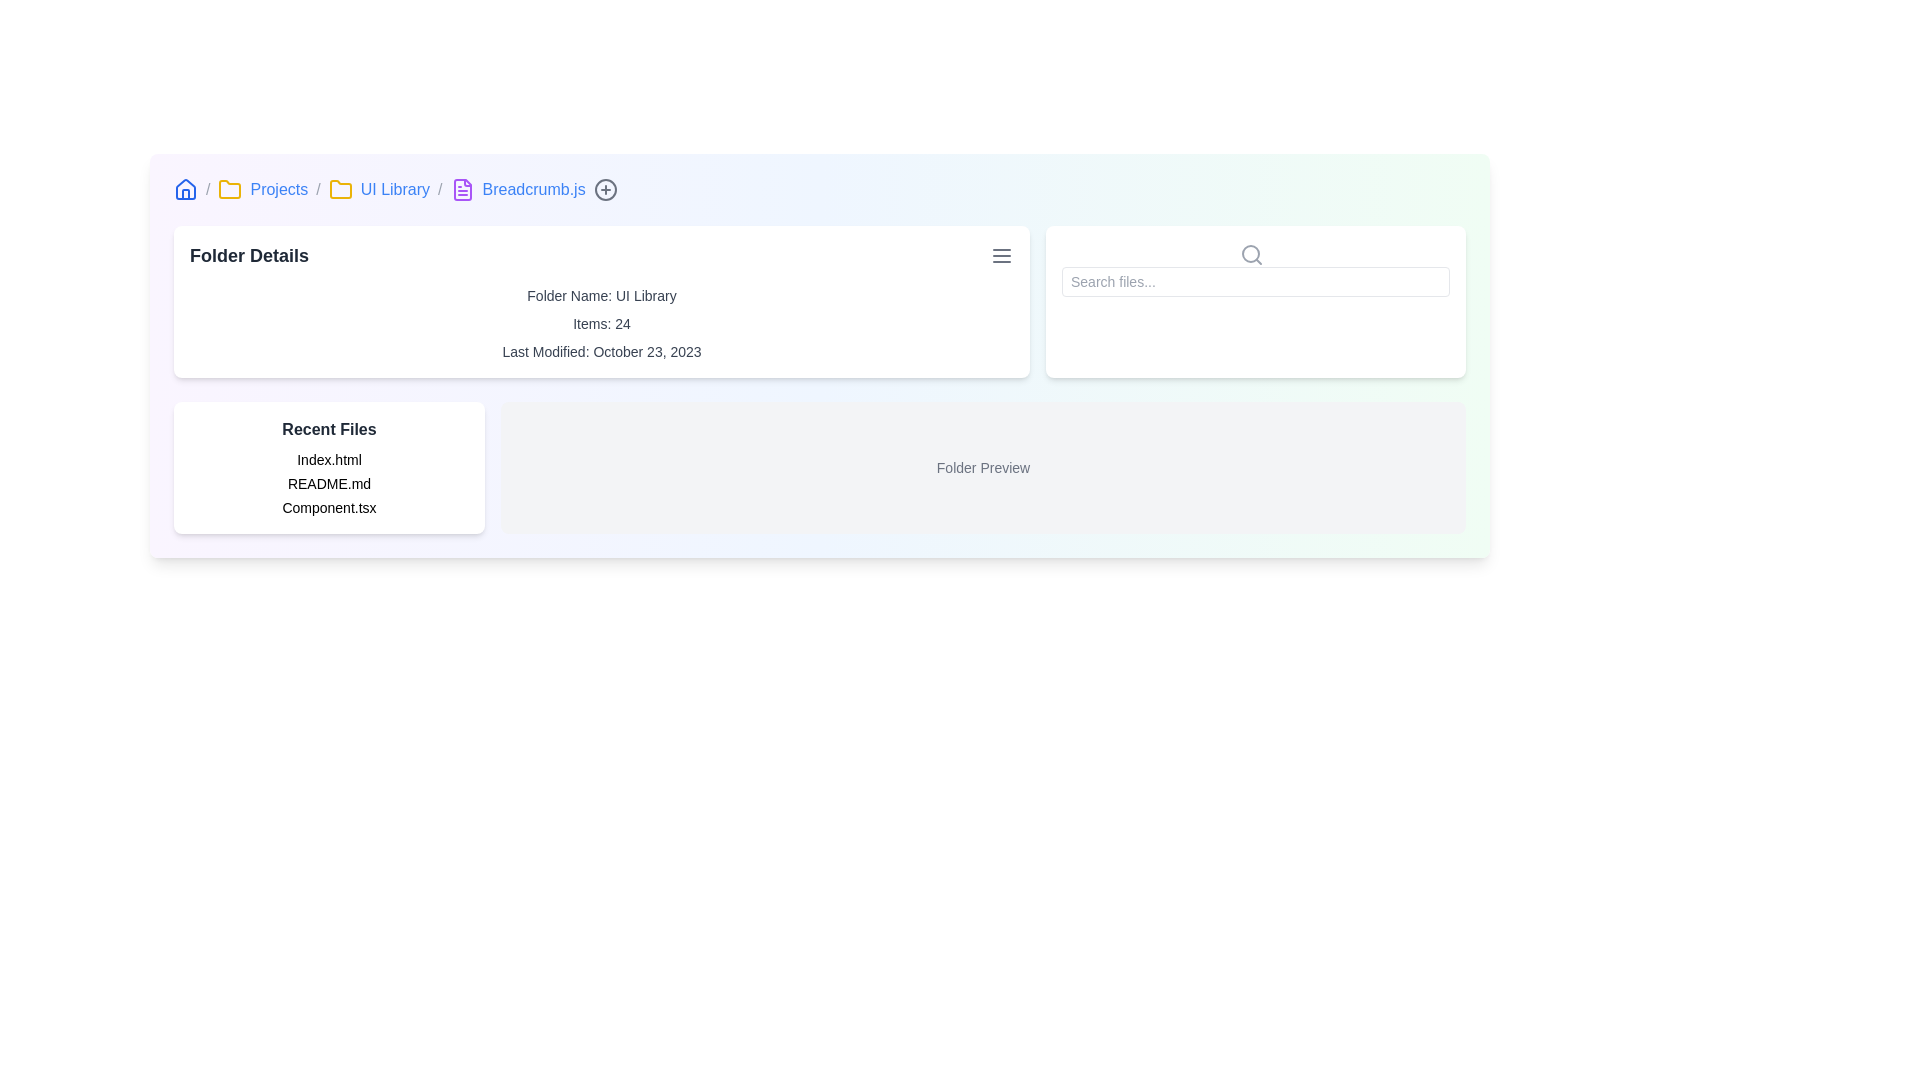  What do you see at coordinates (1250, 252) in the screenshot?
I see `the circular icon element that is part of the search icon in the SVG graphic, located slightly to the right of the input field` at bounding box center [1250, 252].